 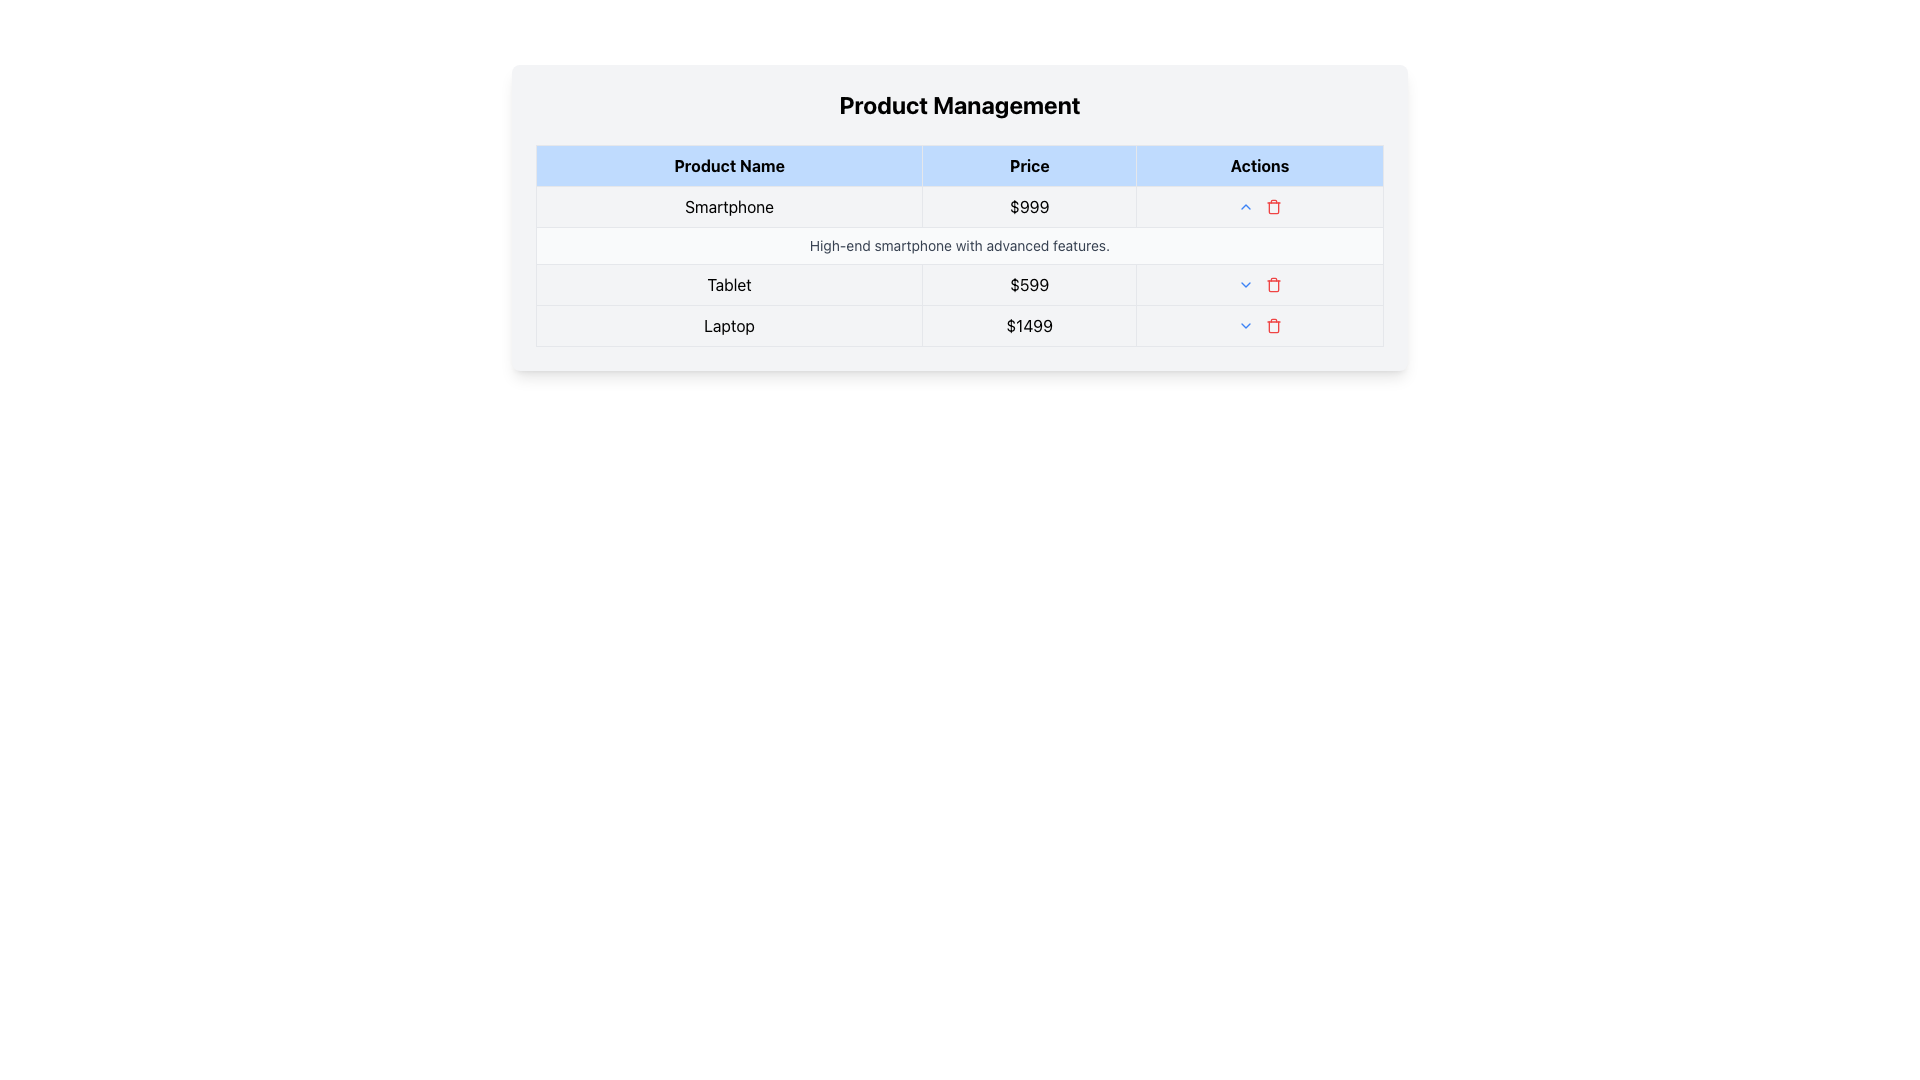 I want to click on the trash icon in the Actions column corresponding to the 'Laptop' entry, so click(x=1258, y=325).